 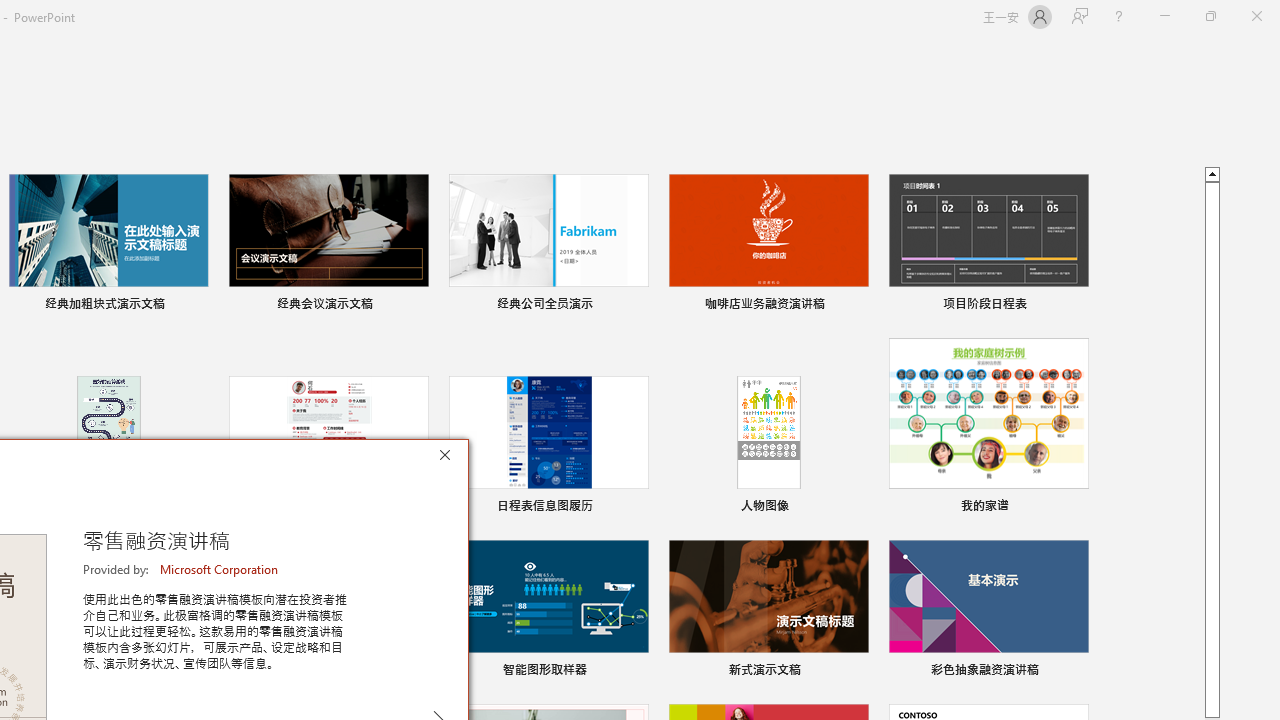 I want to click on 'Pin to list', so click(x=1074, y=672).